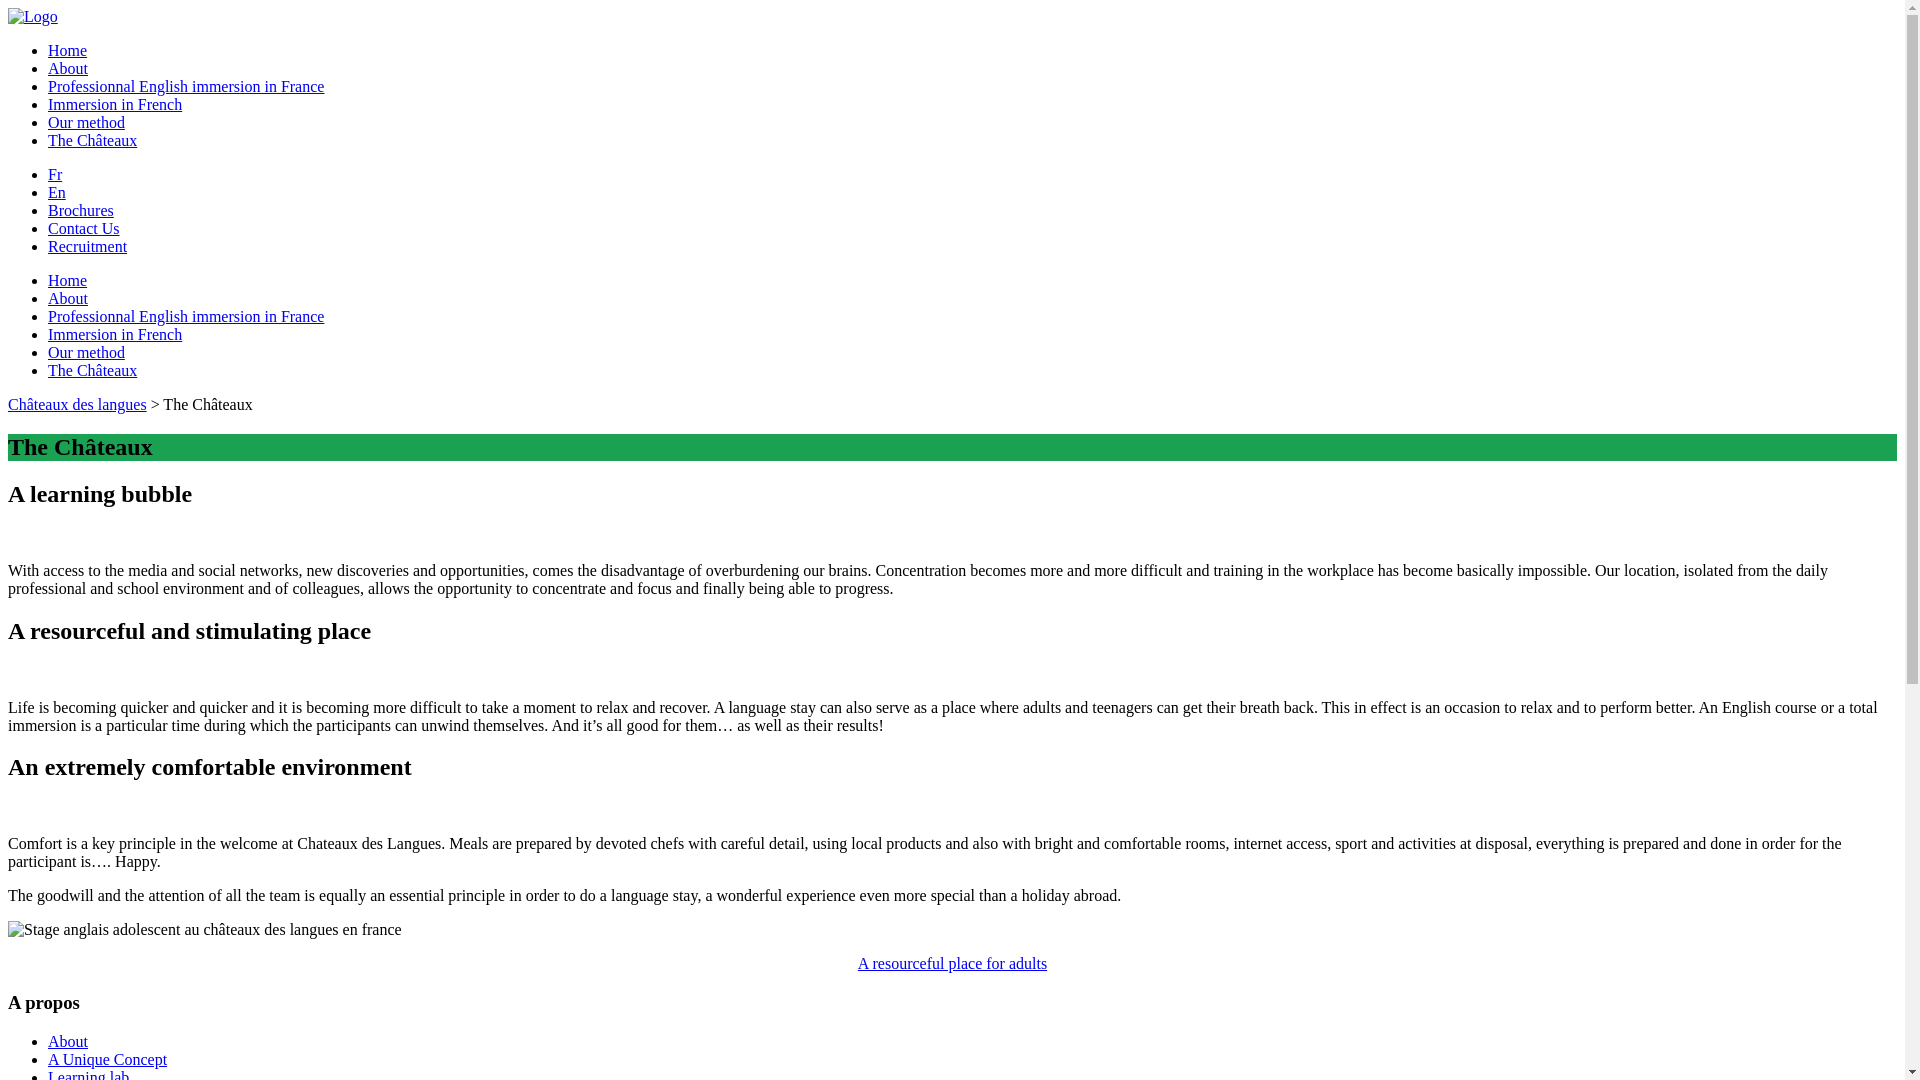 Image resolution: width=1920 pixels, height=1080 pixels. What do you see at coordinates (186, 315) in the screenshot?
I see `'Professionnal English immersion in France'` at bounding box center [186, 315].